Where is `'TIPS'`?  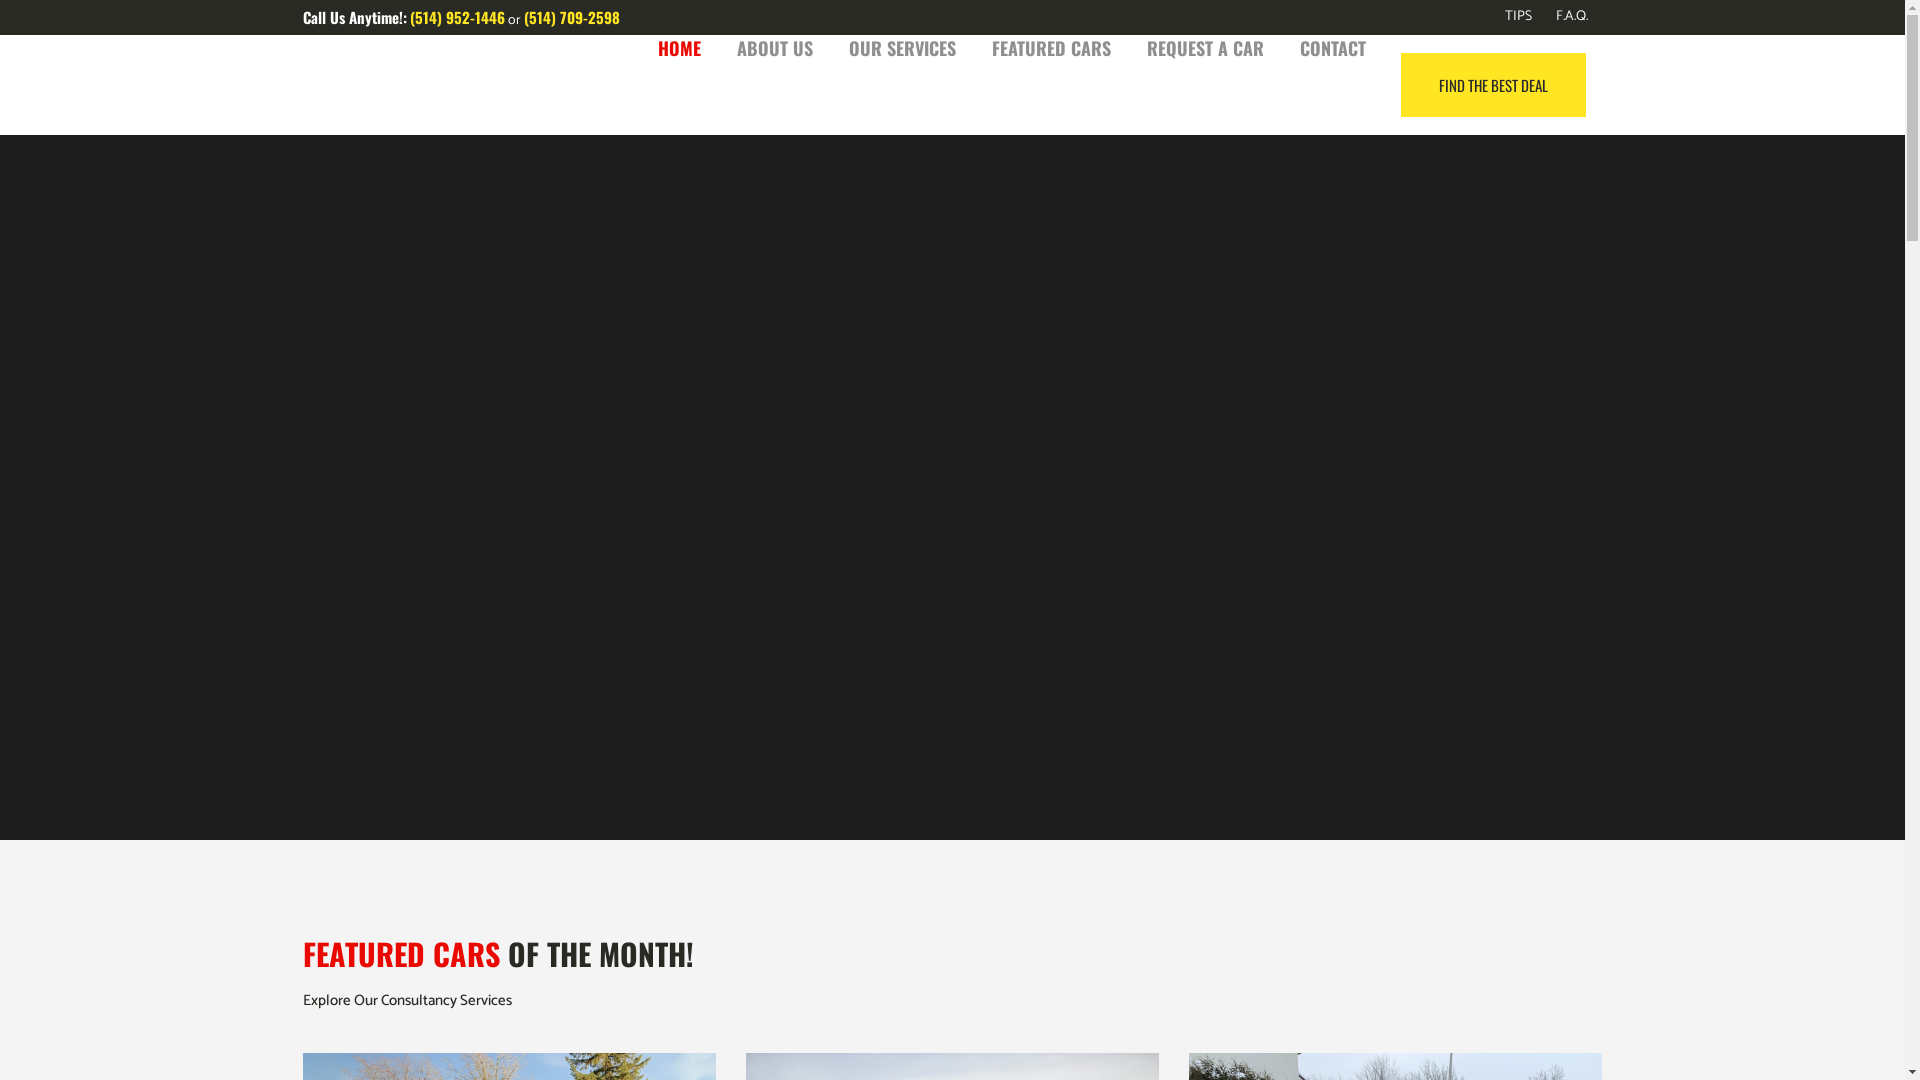
'TIPS' is located at coordinates (1505, 16).